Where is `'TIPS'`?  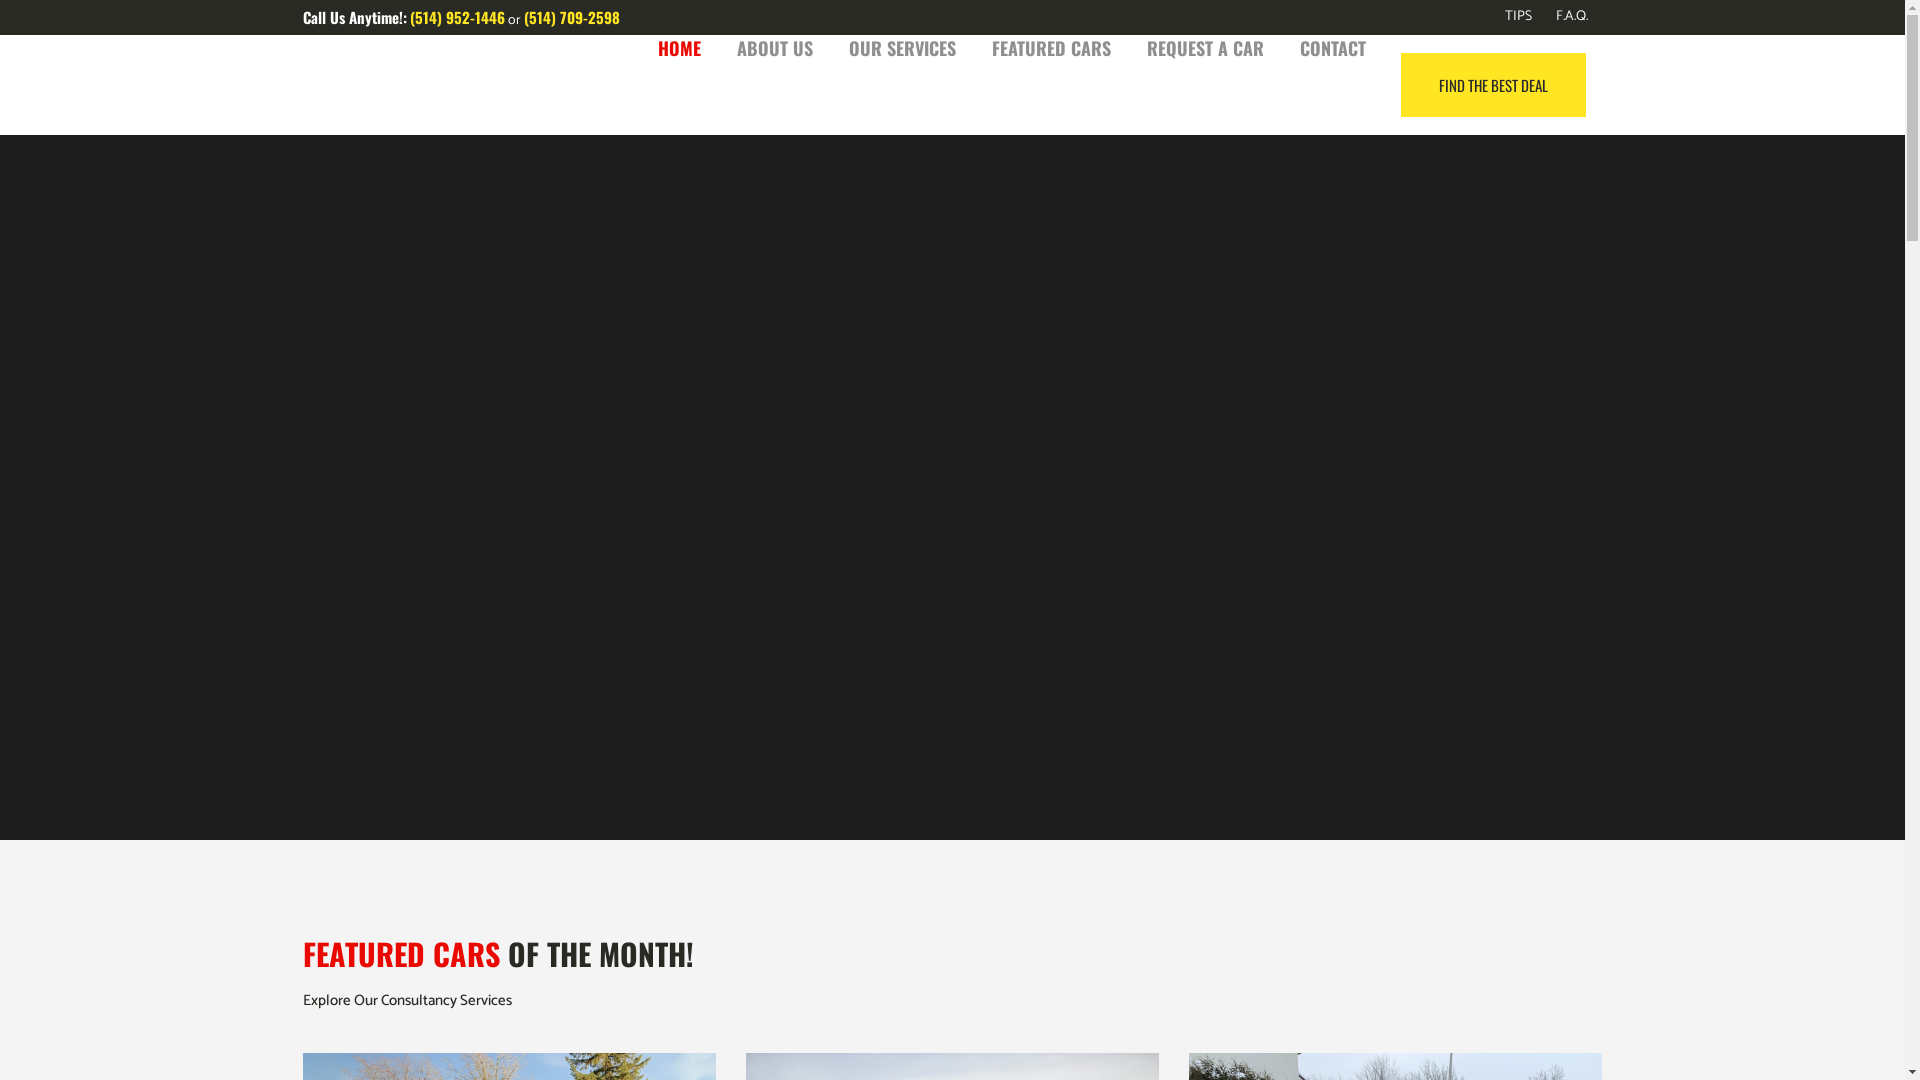
'TIPS' is located at coordinates (1505, 16).